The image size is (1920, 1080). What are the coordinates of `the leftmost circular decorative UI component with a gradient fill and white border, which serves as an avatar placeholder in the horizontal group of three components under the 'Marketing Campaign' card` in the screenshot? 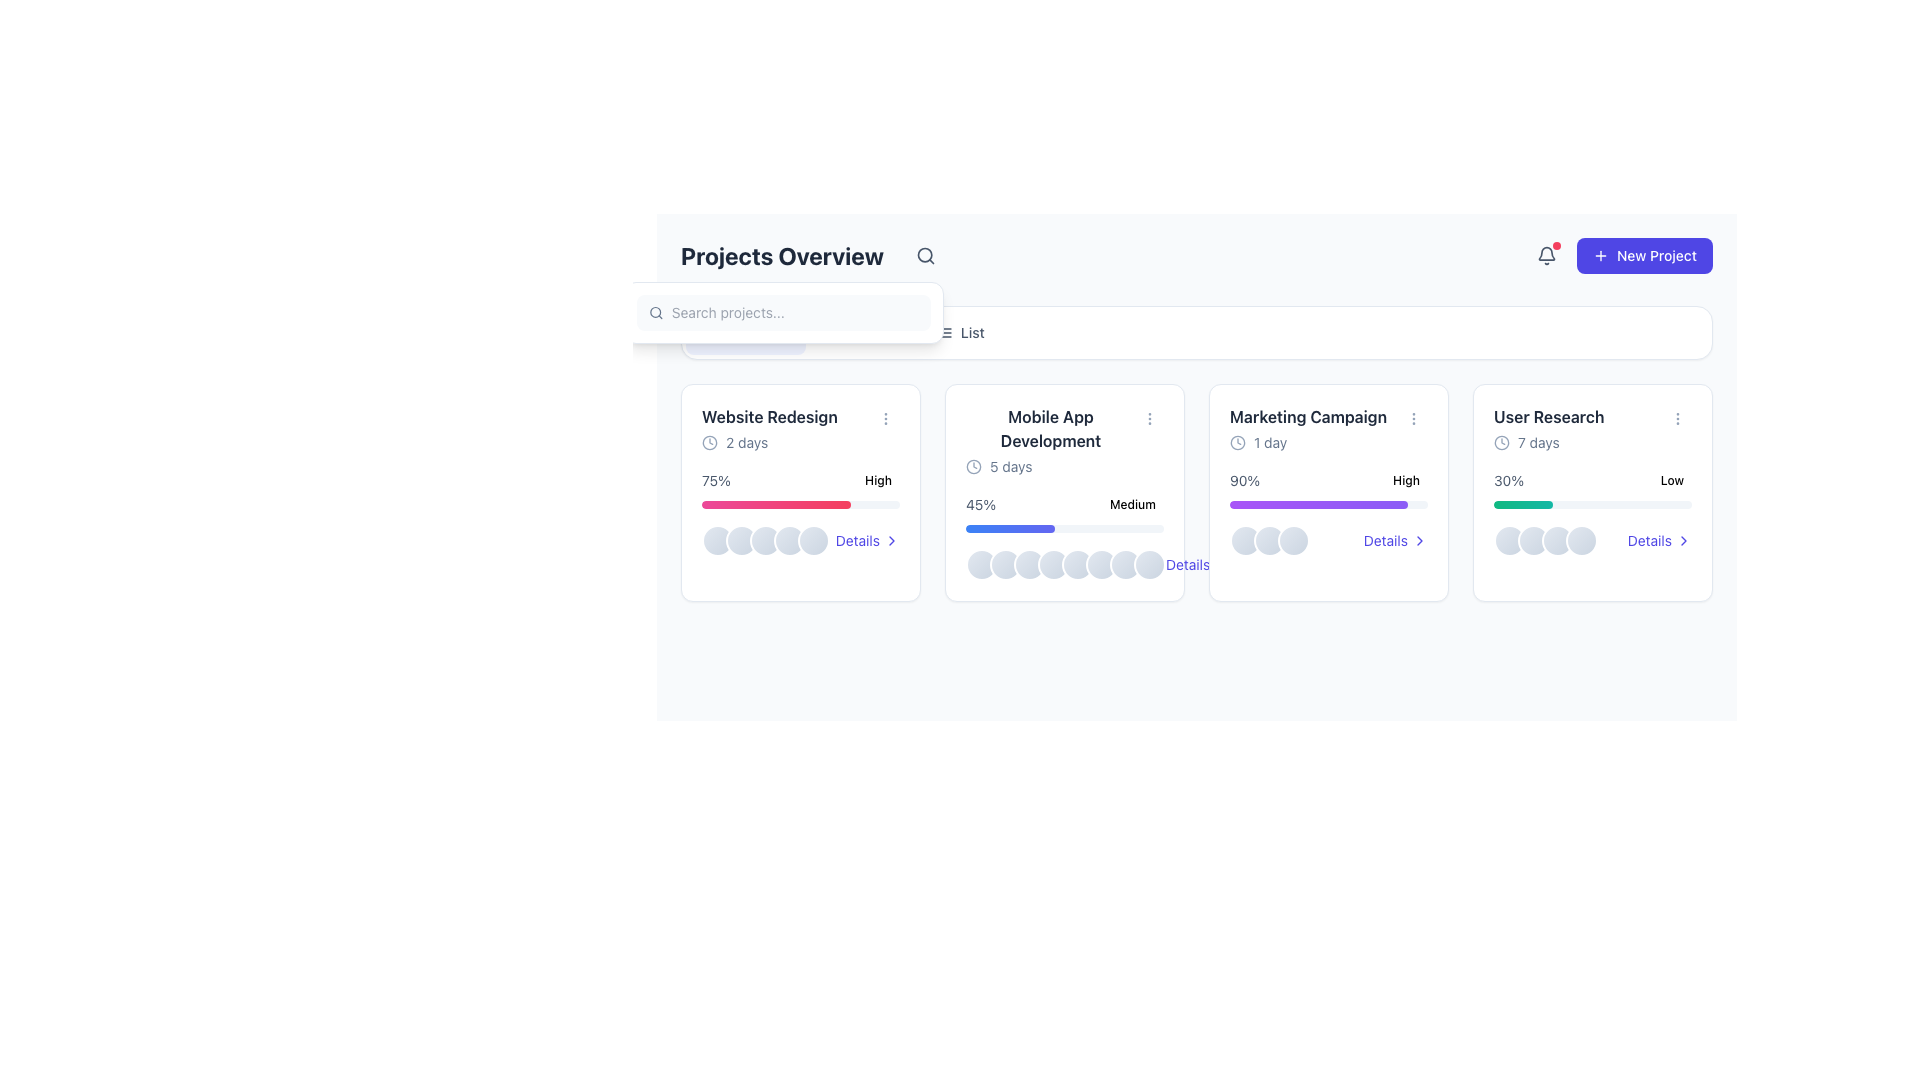 It's located at (1245, 540).